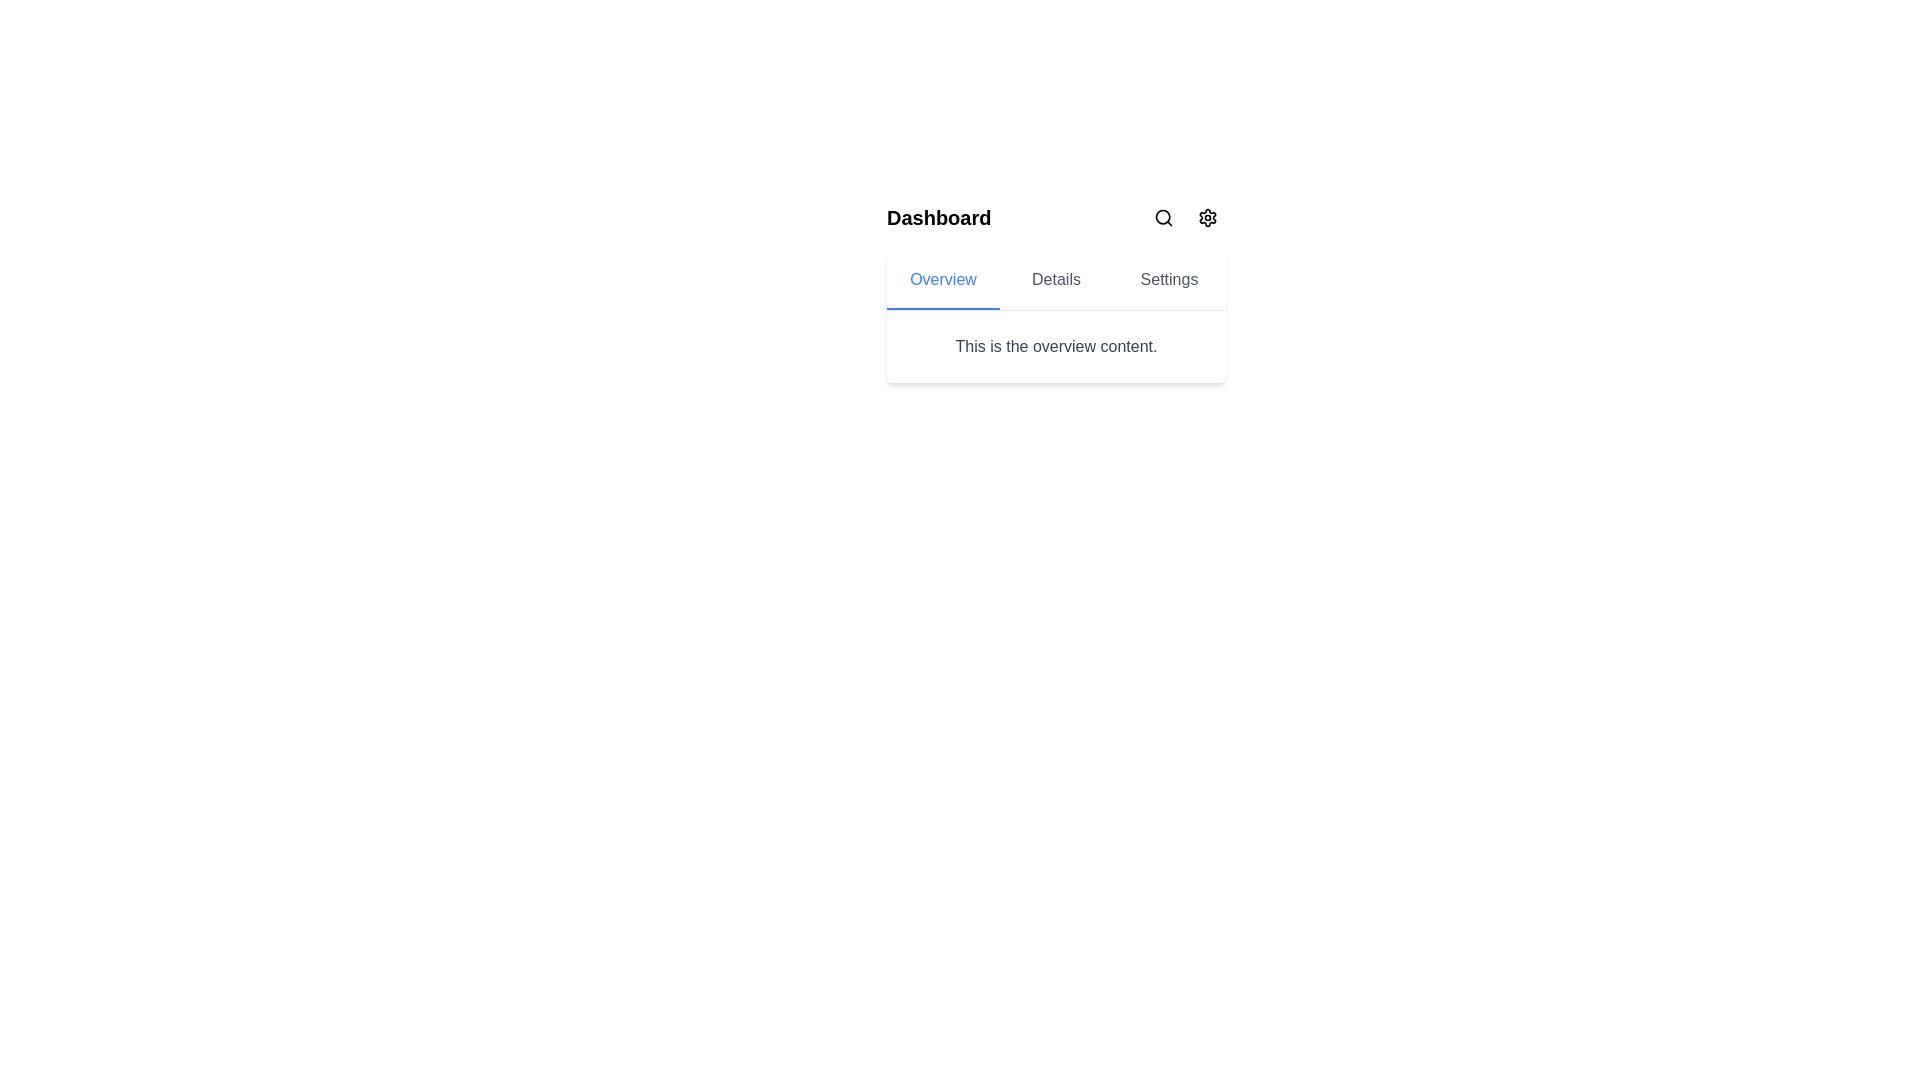  Describe the element at coordinates (1055, 346) in the screenshot. I see `the static text block that provides an informational overview related to the 'Overview' section, located below the navigation options` at that location.